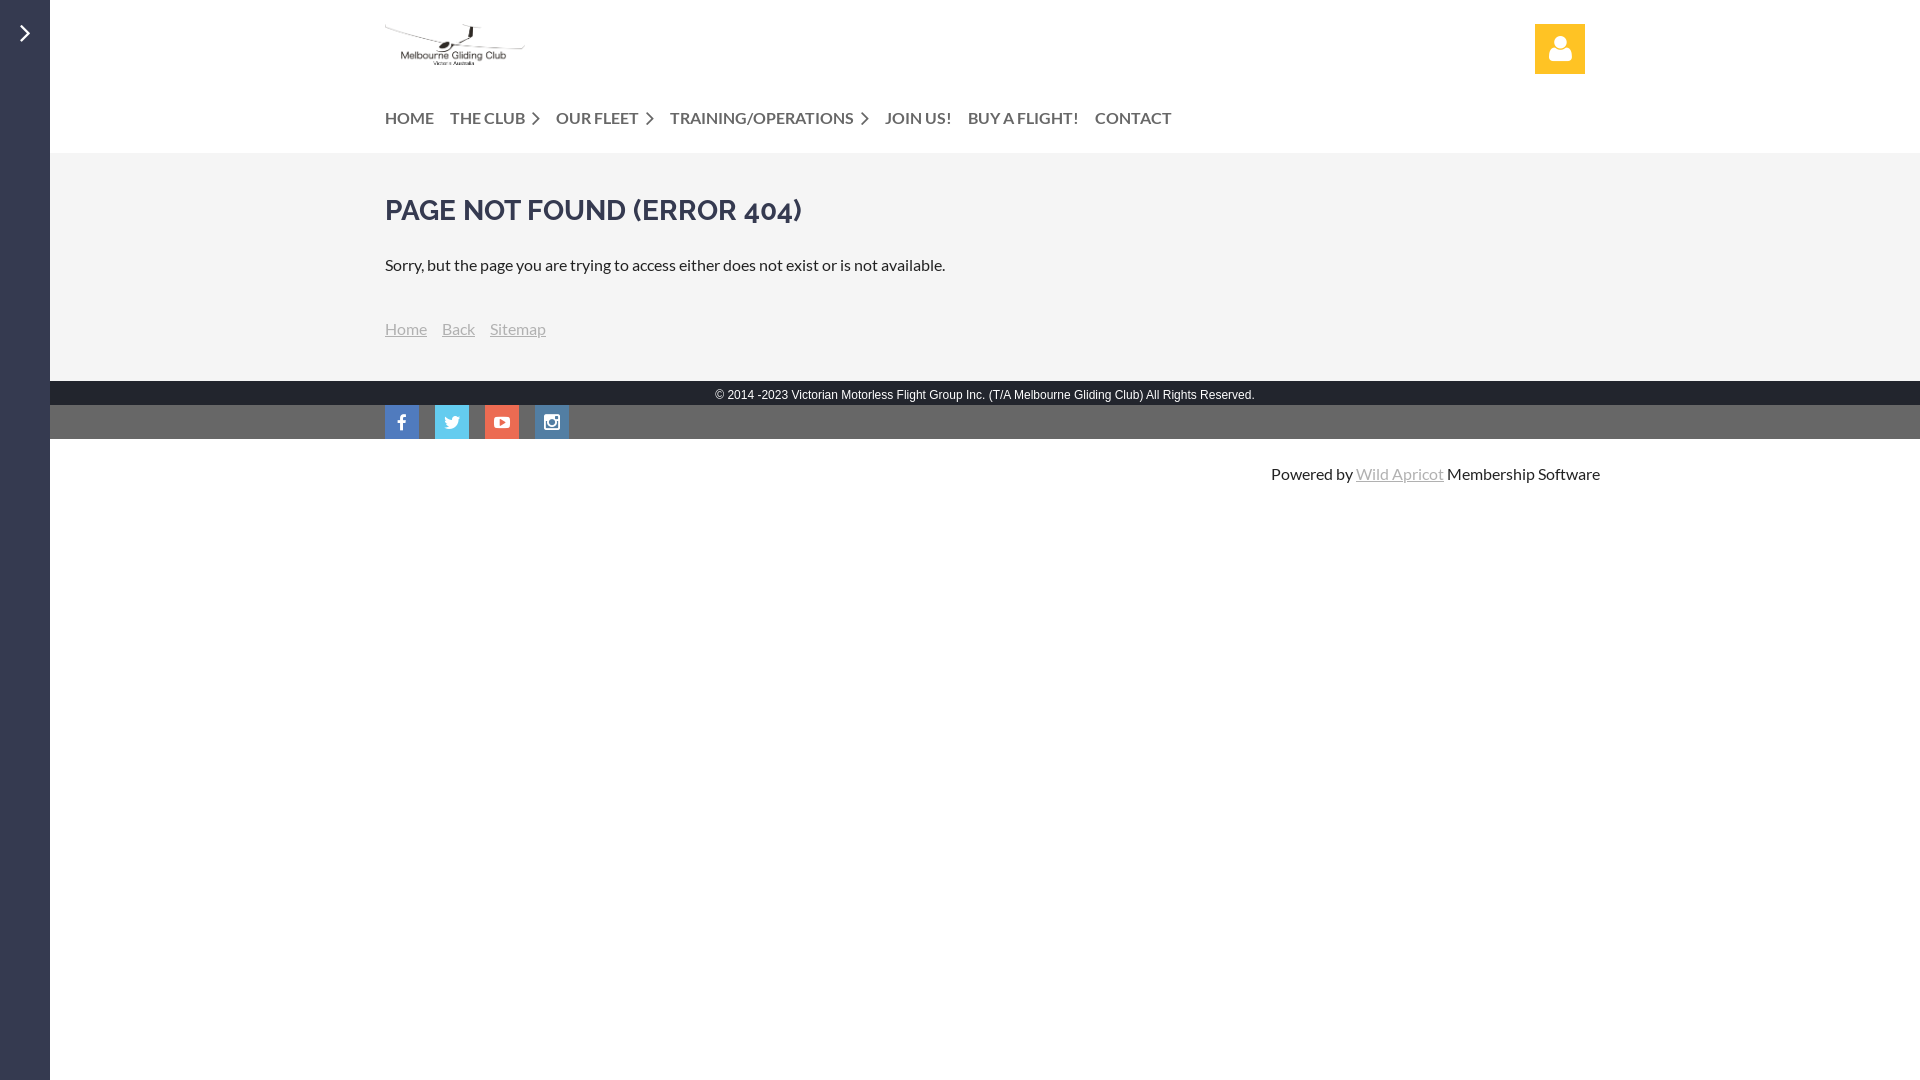 The height and width of the screenshot is (1080, 1920). I want to click on 'OUR FLEET', so click(612, 117).